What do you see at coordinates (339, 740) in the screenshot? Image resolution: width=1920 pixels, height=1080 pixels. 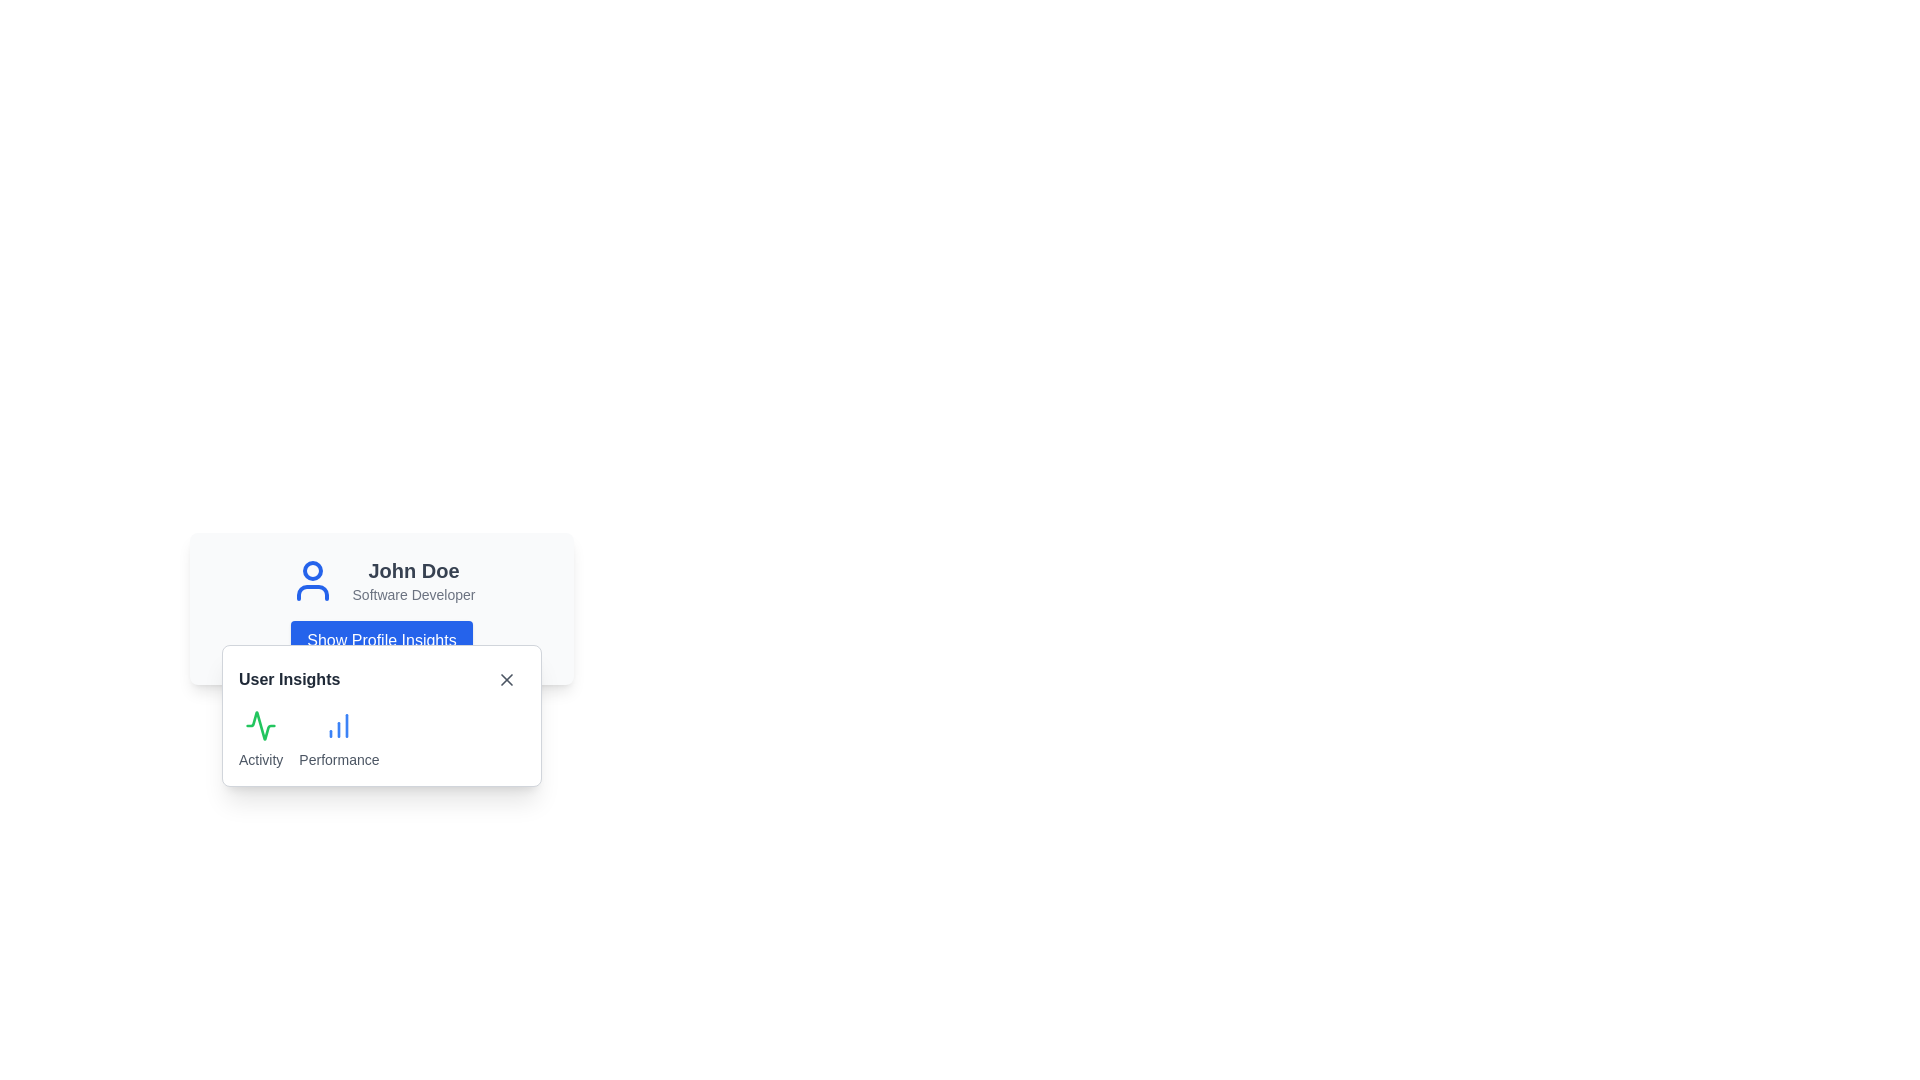 I see `the navigation button labeled 'Performance' located to the immediate right of the 'Activity' button in the 'User Insights' popup` at bounding box center [339, 740].